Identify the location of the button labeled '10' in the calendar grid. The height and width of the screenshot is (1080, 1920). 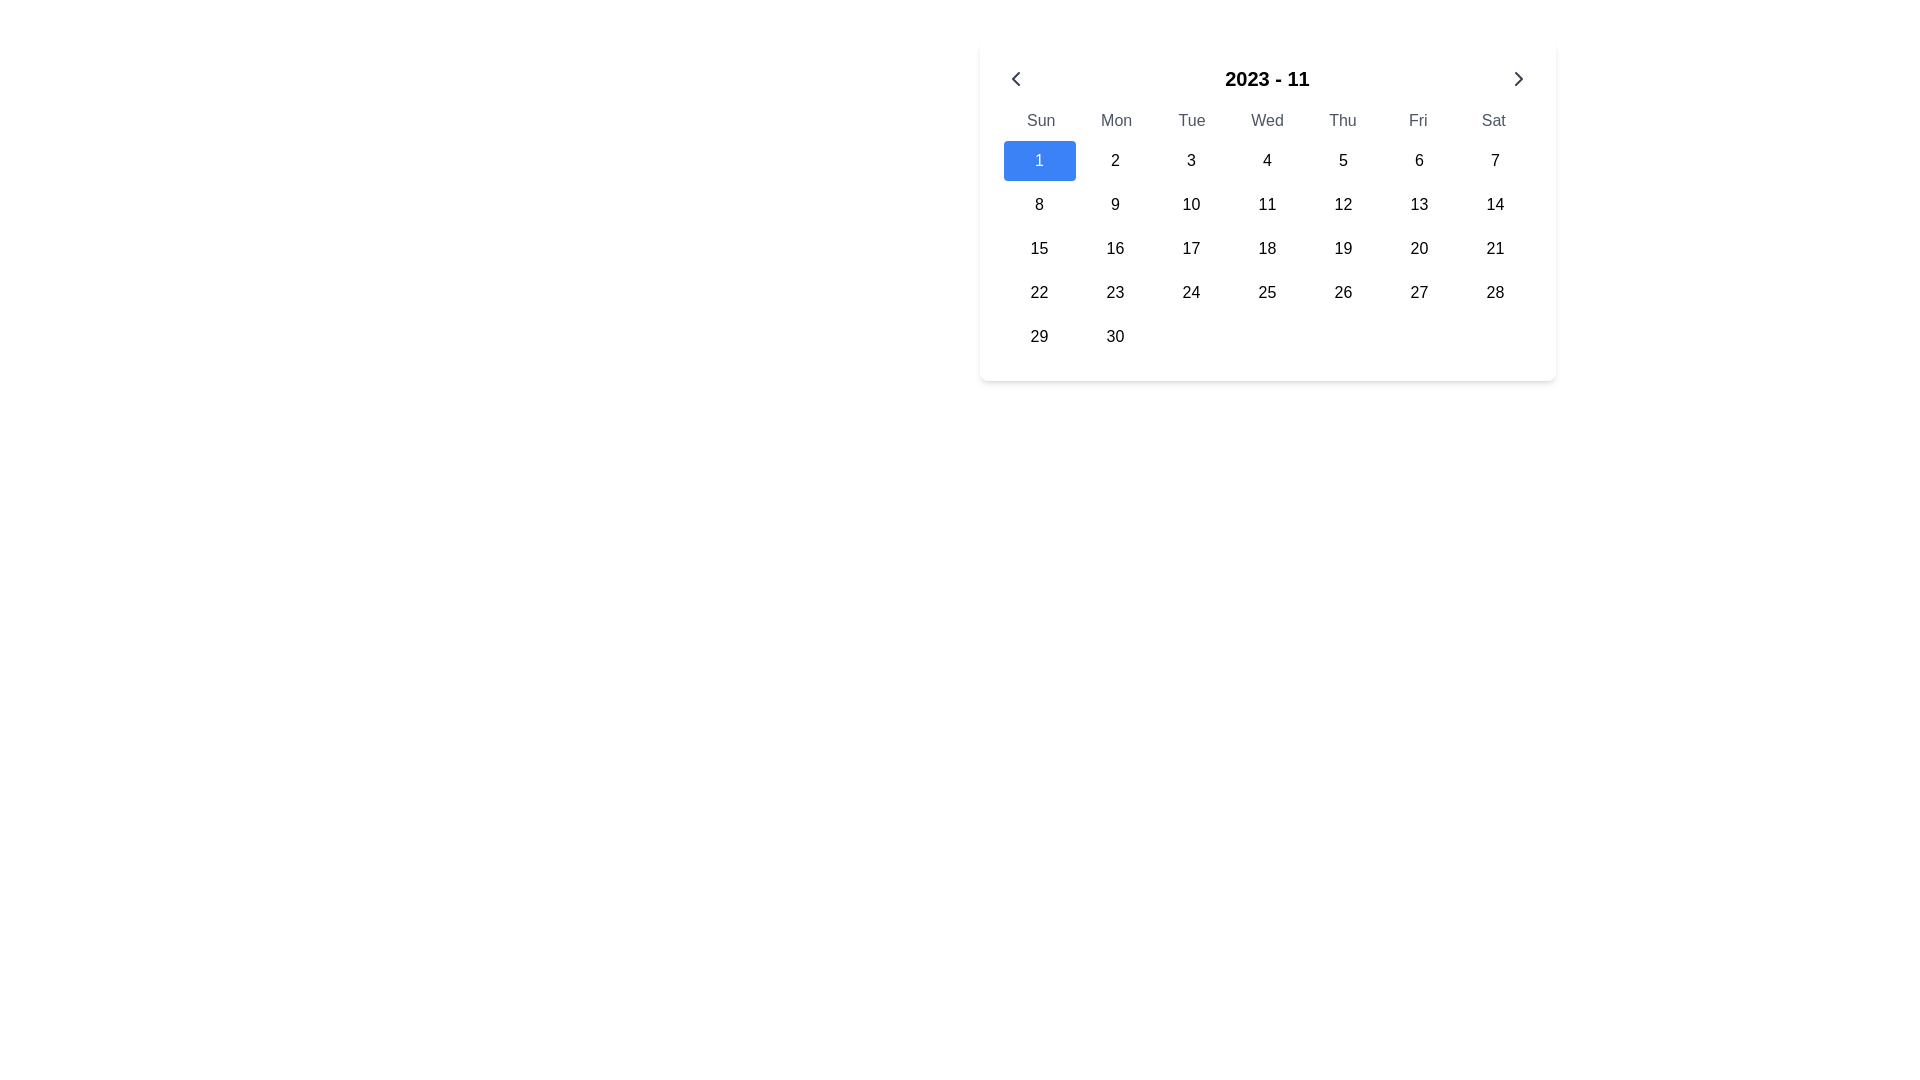
(1191, 204).